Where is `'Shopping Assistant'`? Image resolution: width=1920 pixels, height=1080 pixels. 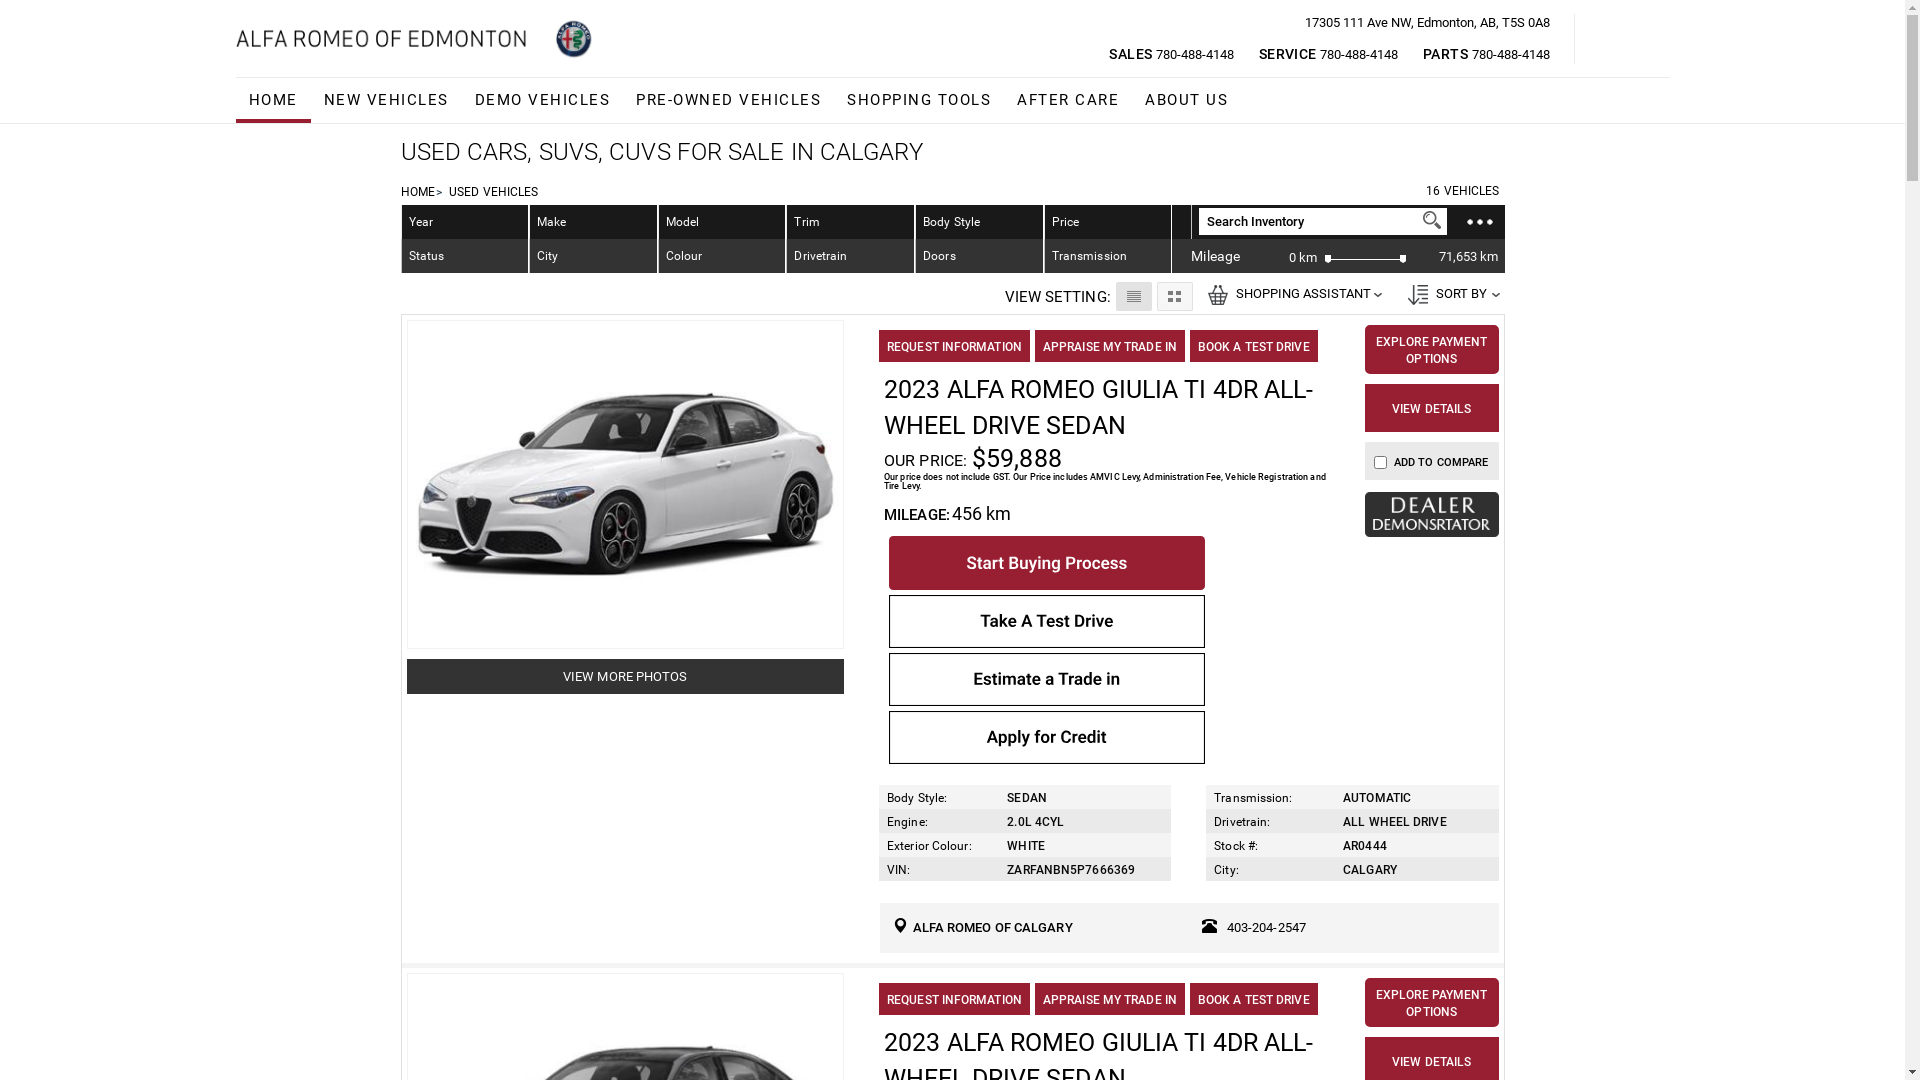
'Shopping Assistant' is located at coordinates (1217, 294).